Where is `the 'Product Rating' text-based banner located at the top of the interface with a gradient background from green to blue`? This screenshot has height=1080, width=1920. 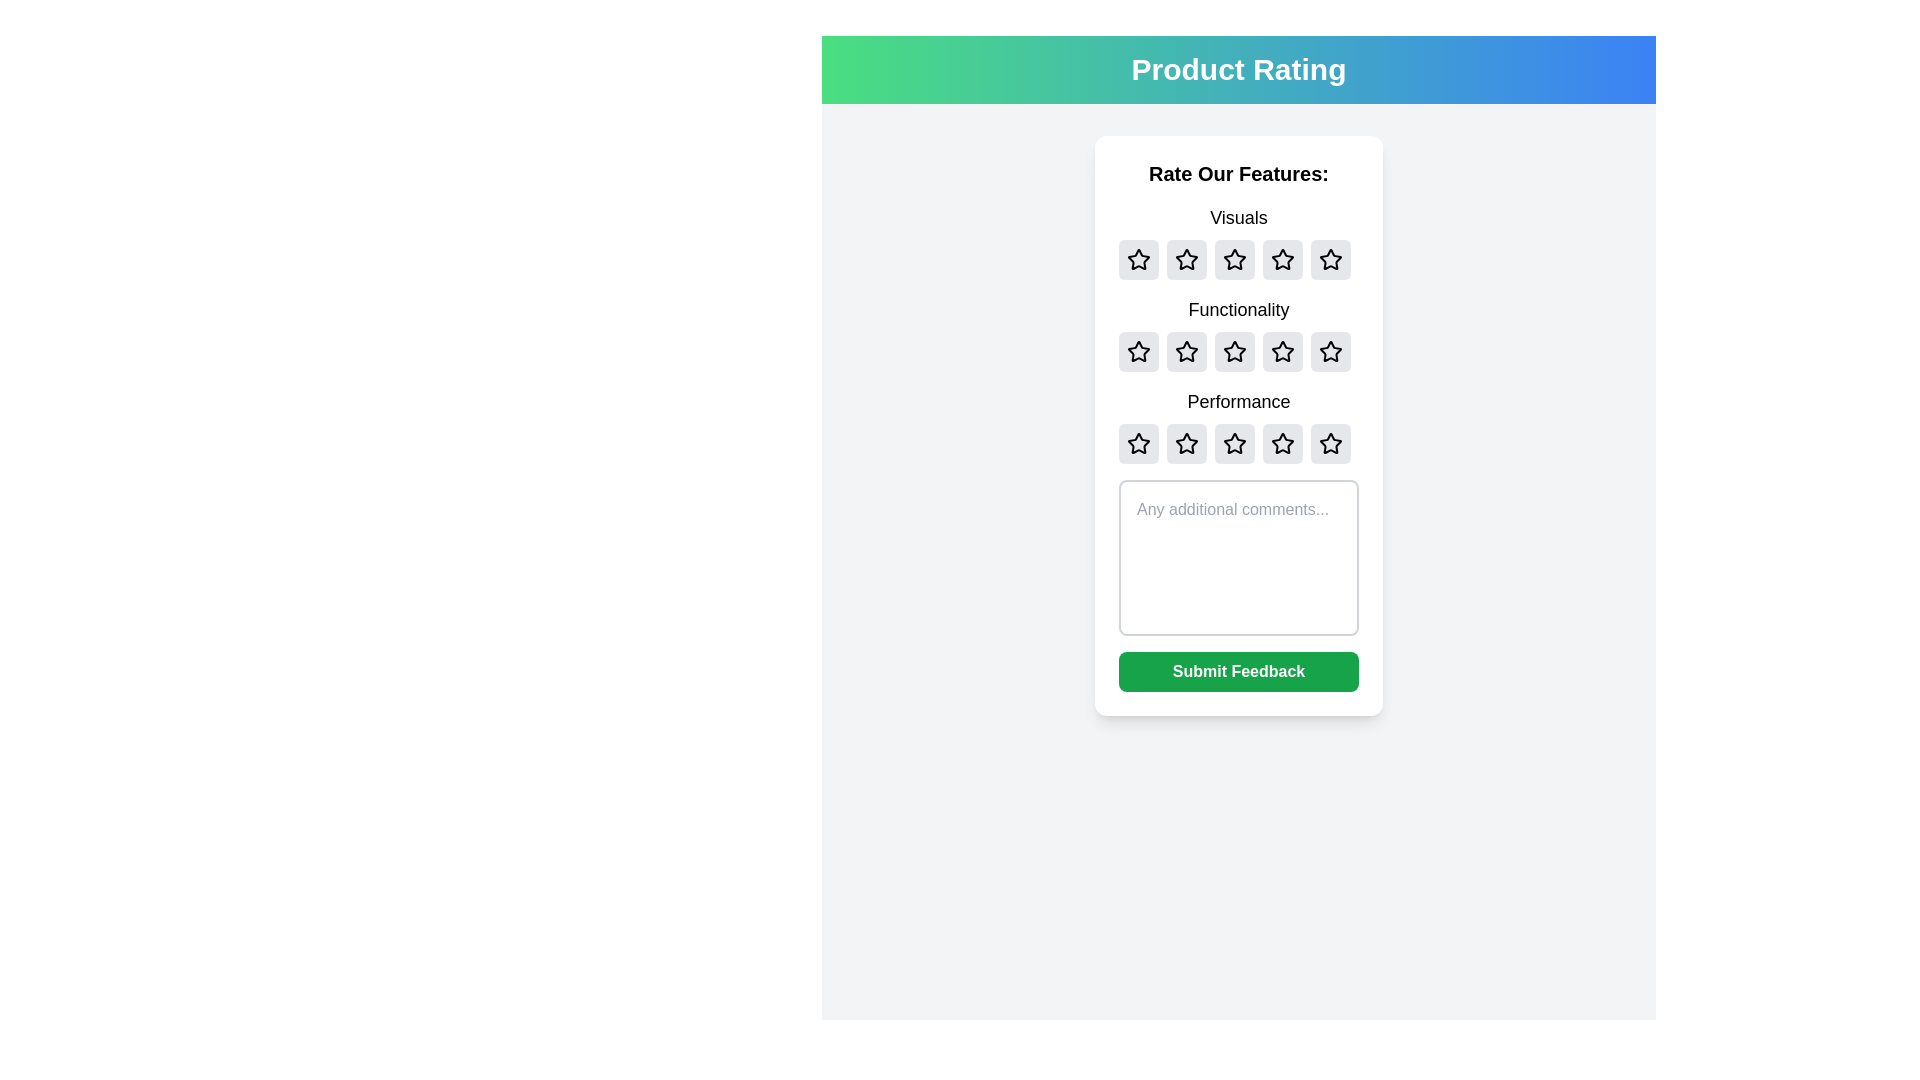
the 'Product Rating' text-based banner located at the top of the interface with a gradient background from green to blue is located at coordinates (1237, 68).